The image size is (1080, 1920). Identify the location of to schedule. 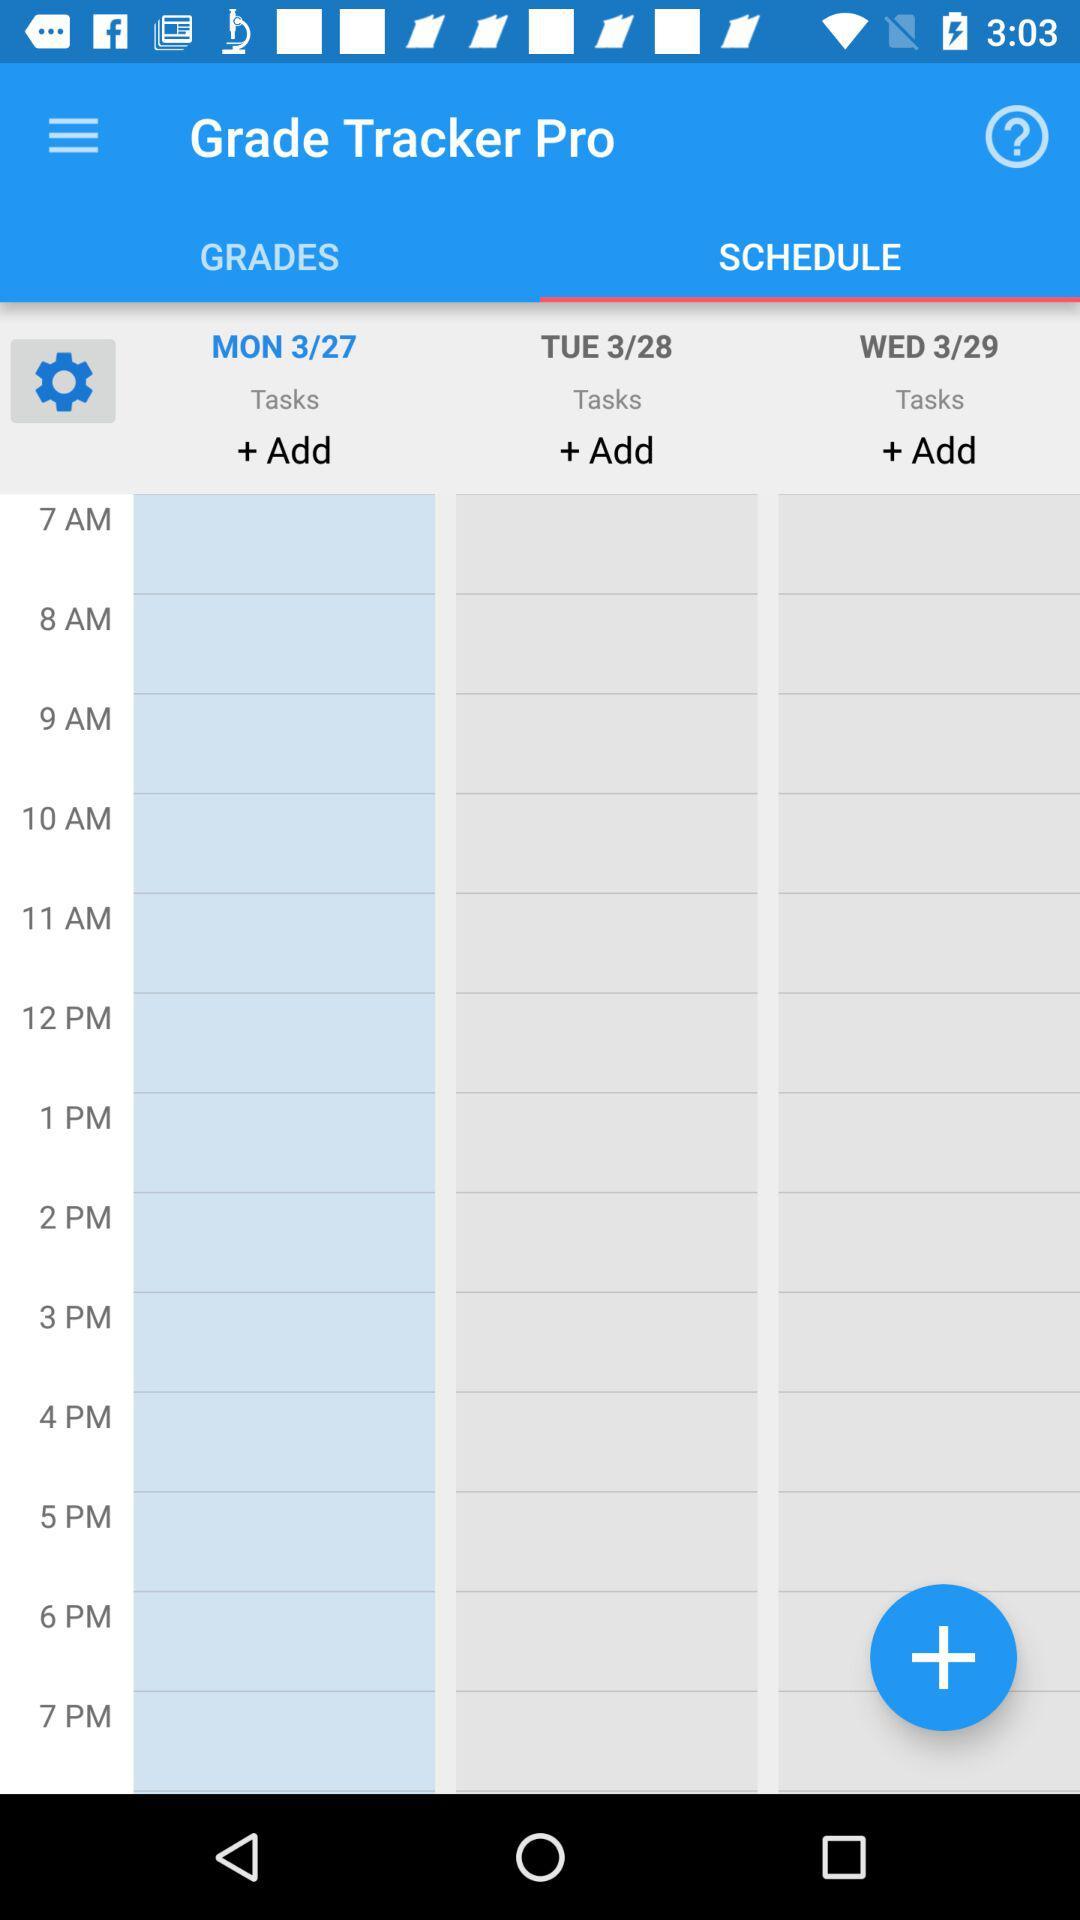
(943, 1657).